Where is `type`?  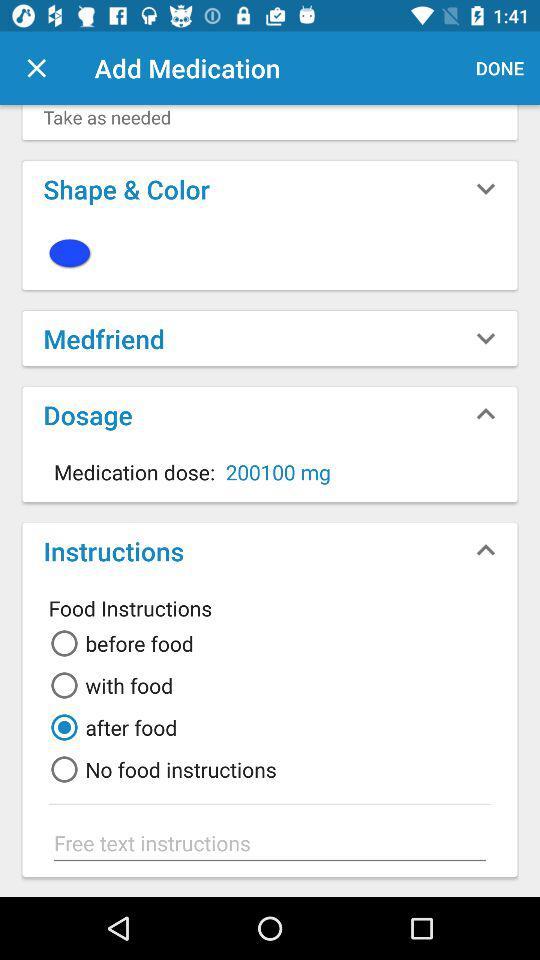
type is located at coordinates (270, 842).